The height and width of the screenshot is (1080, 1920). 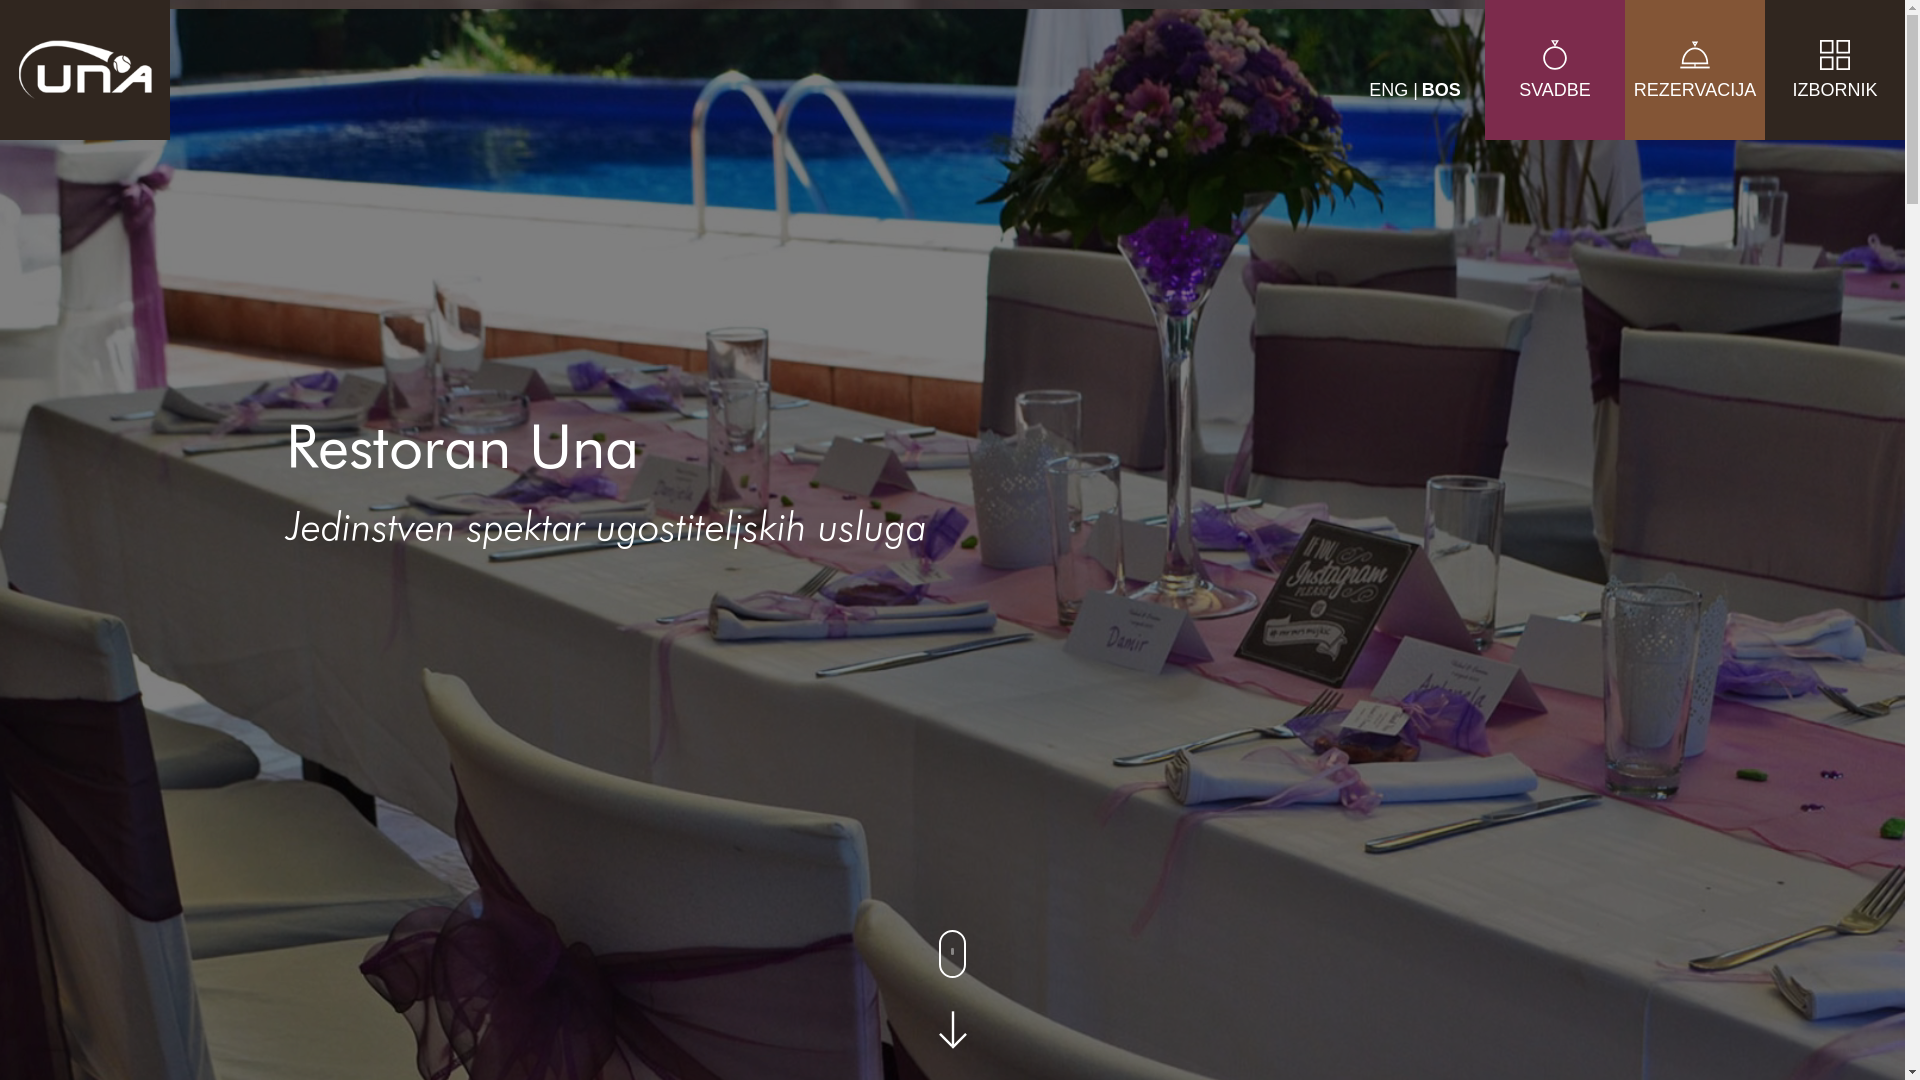 I want to click on 'IZBORNIK', so click(x=1834, y=68).